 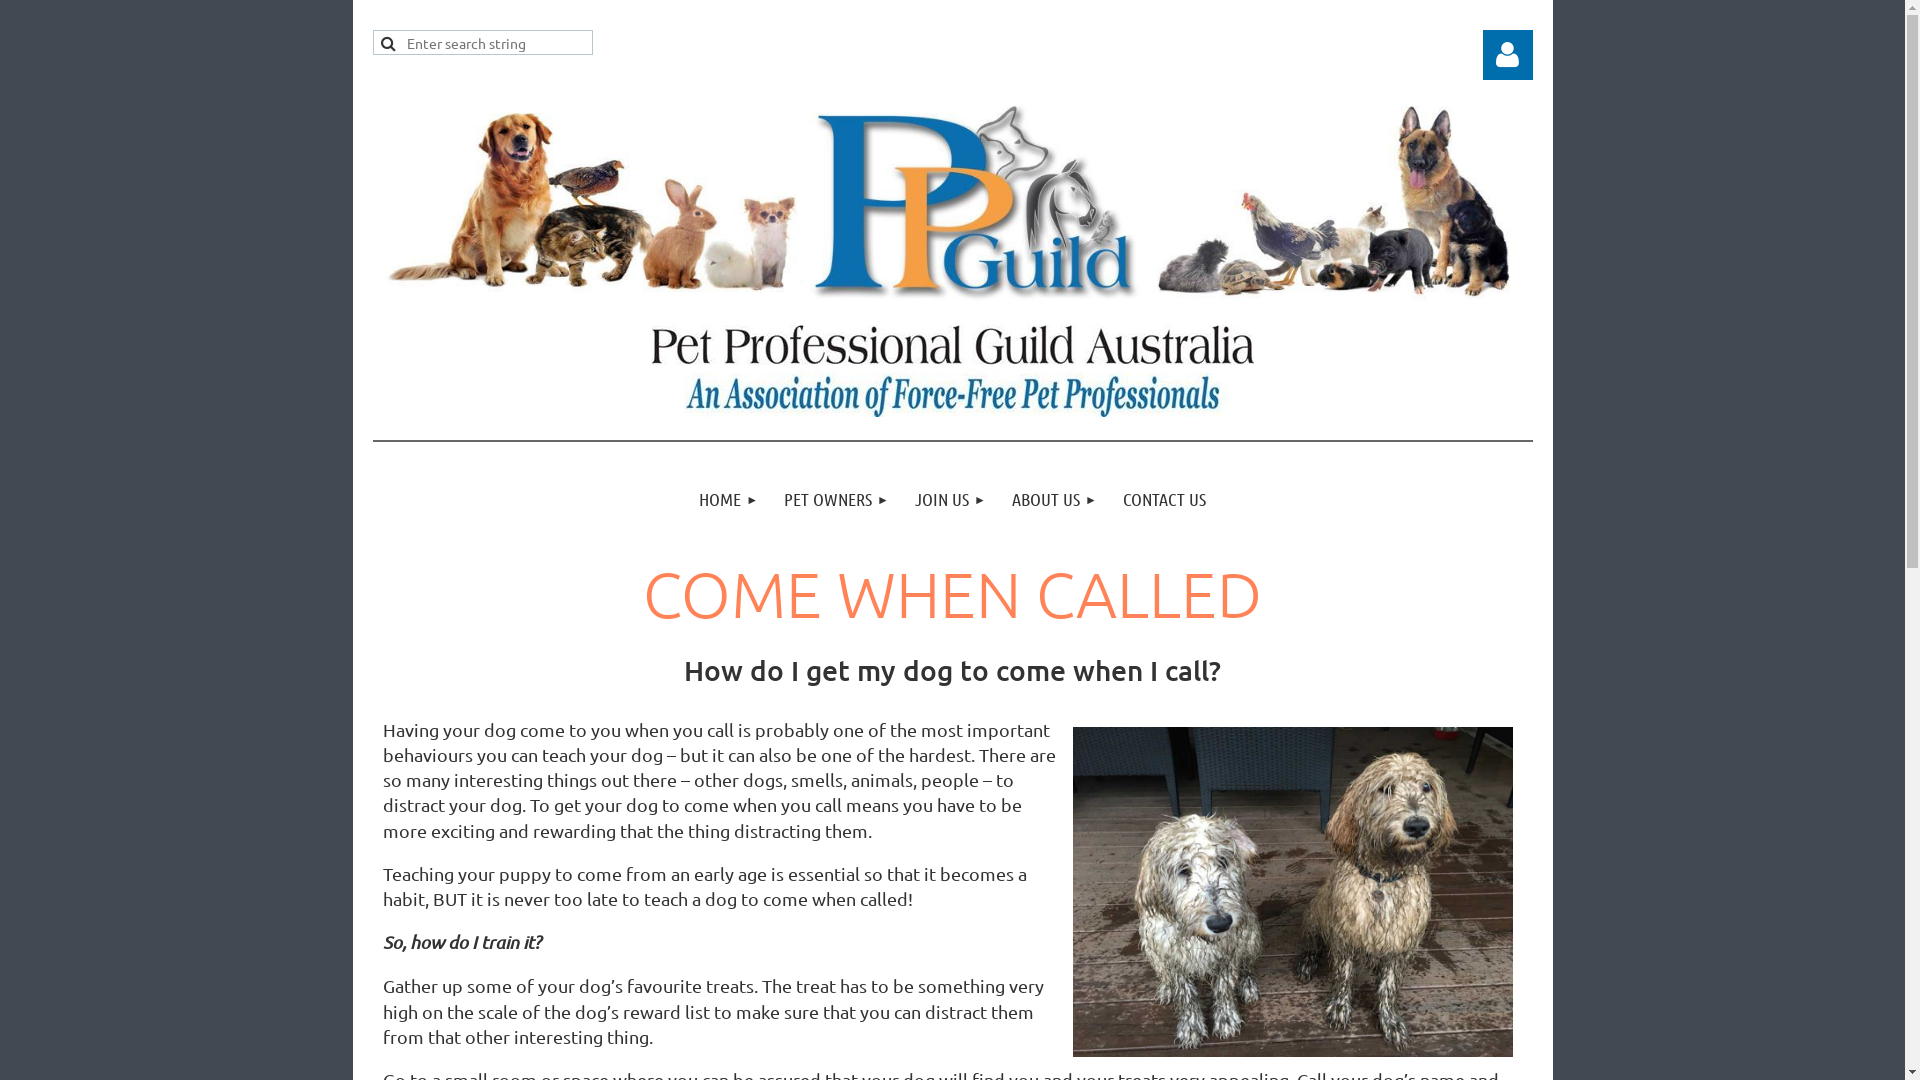 I want to click on 'ABOUT US', so click(x=998, y=498).